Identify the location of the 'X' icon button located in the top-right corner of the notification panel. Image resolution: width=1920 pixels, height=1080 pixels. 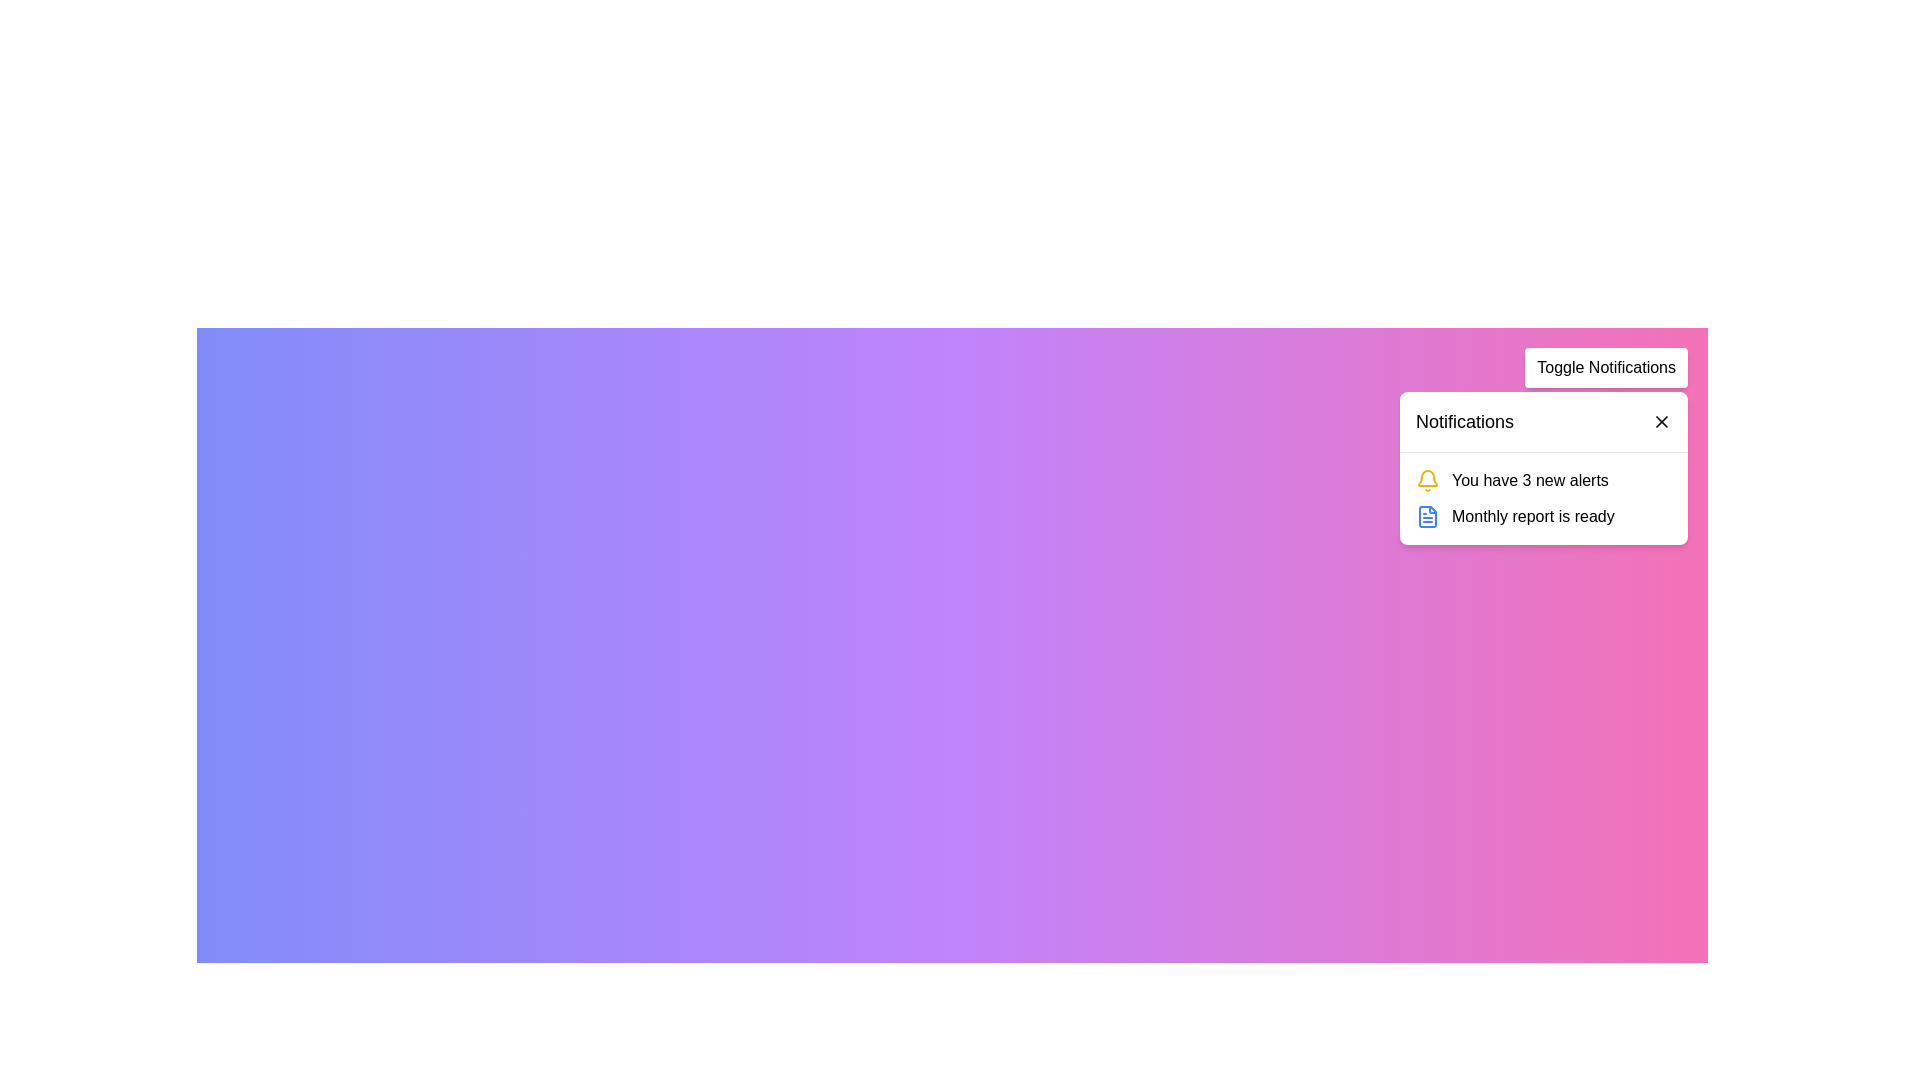
(1661, 420).